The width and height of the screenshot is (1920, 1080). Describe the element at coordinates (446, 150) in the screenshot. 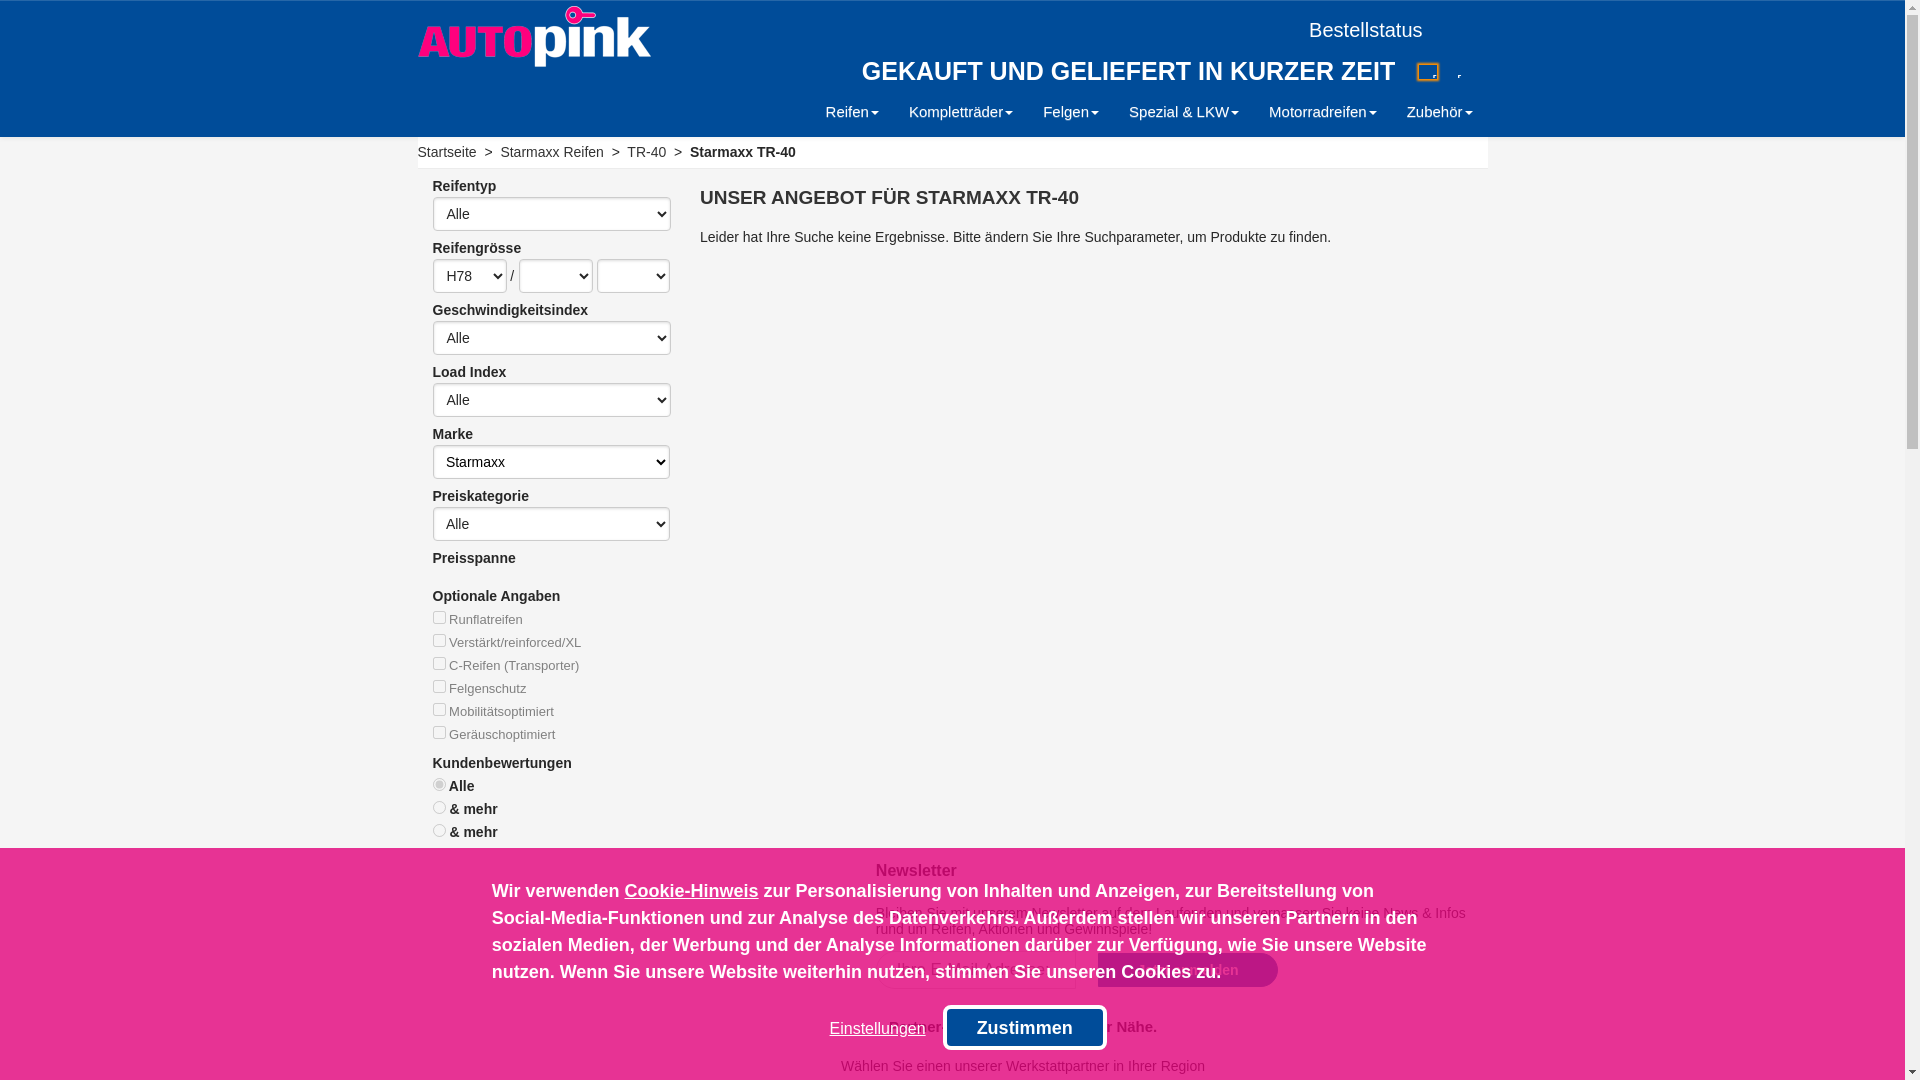

I see `'Startseite'` at that location.